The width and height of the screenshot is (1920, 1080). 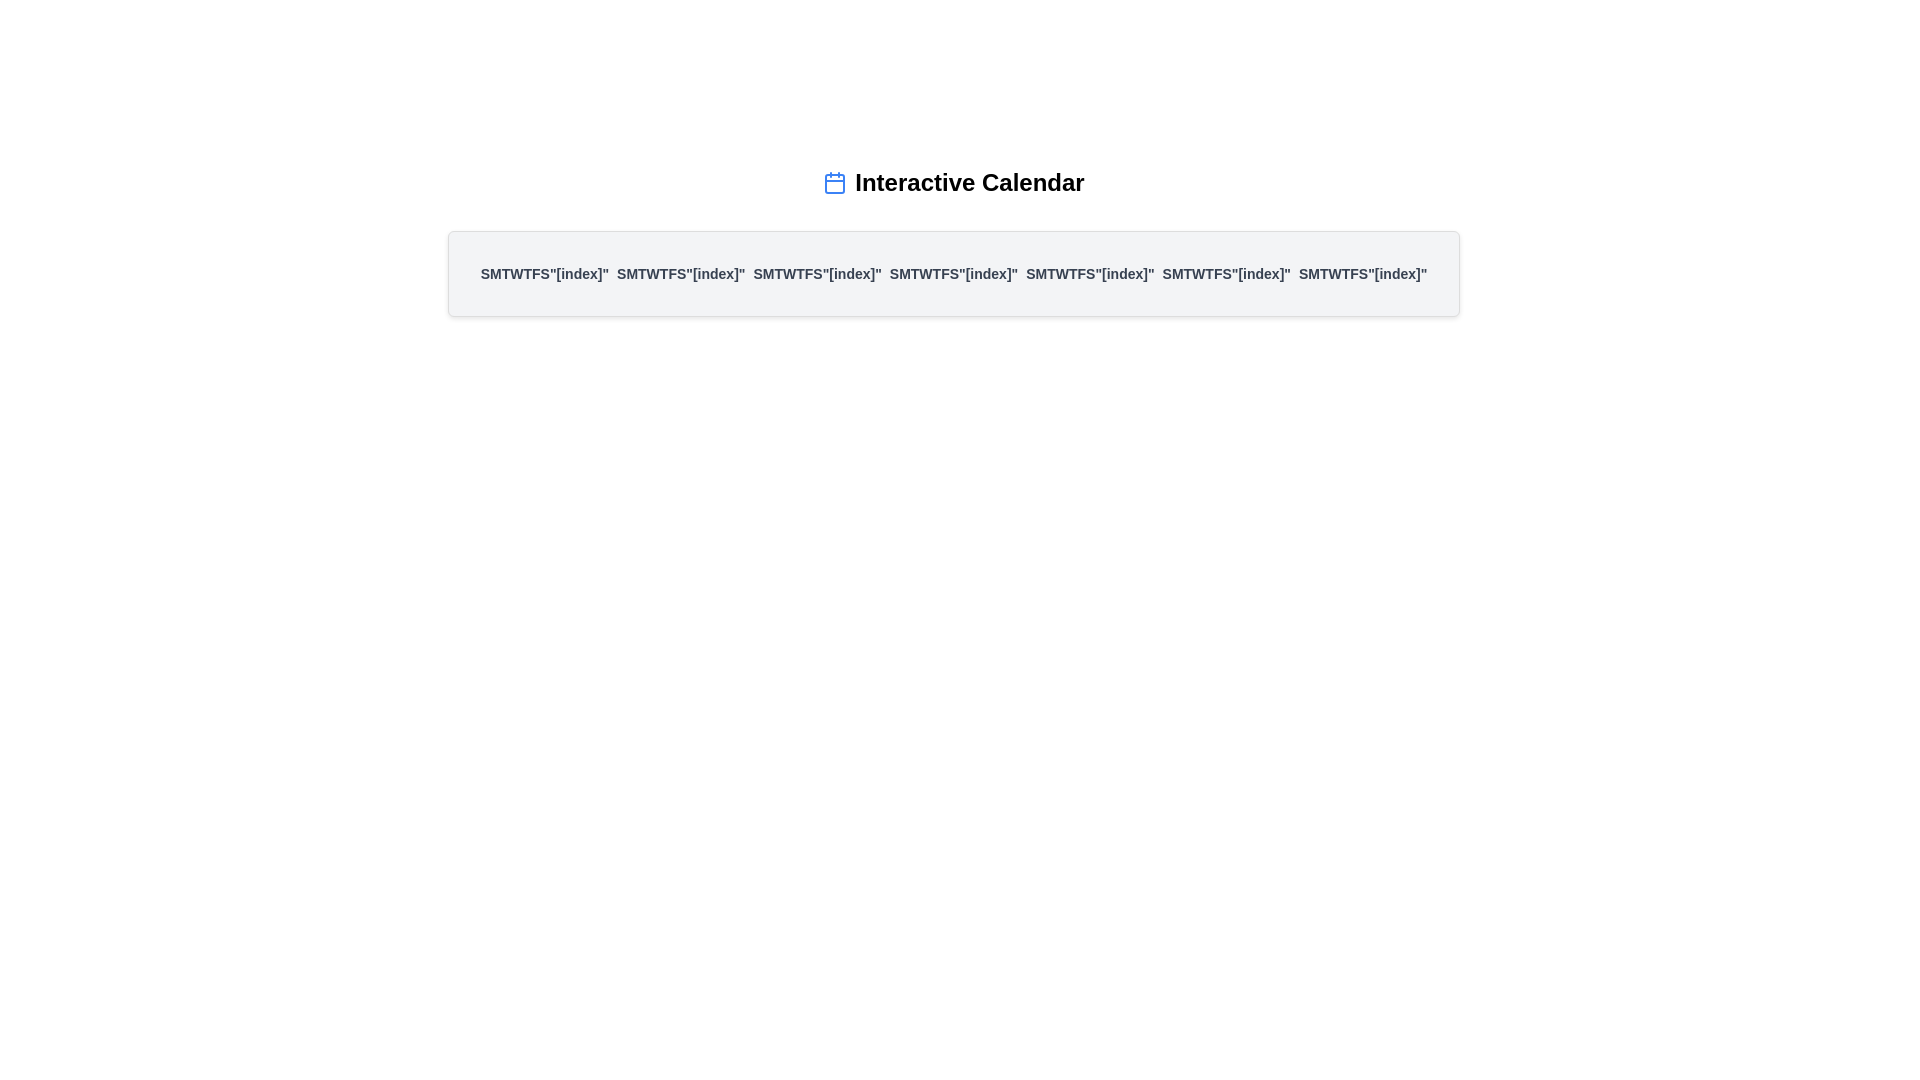 What do you see at coordinates (969, 182) in the screenshot?
I see `the 'Interactive Calendar' heading by clicking it to access adjacent interactive elements` at bounding box center [969, 182].